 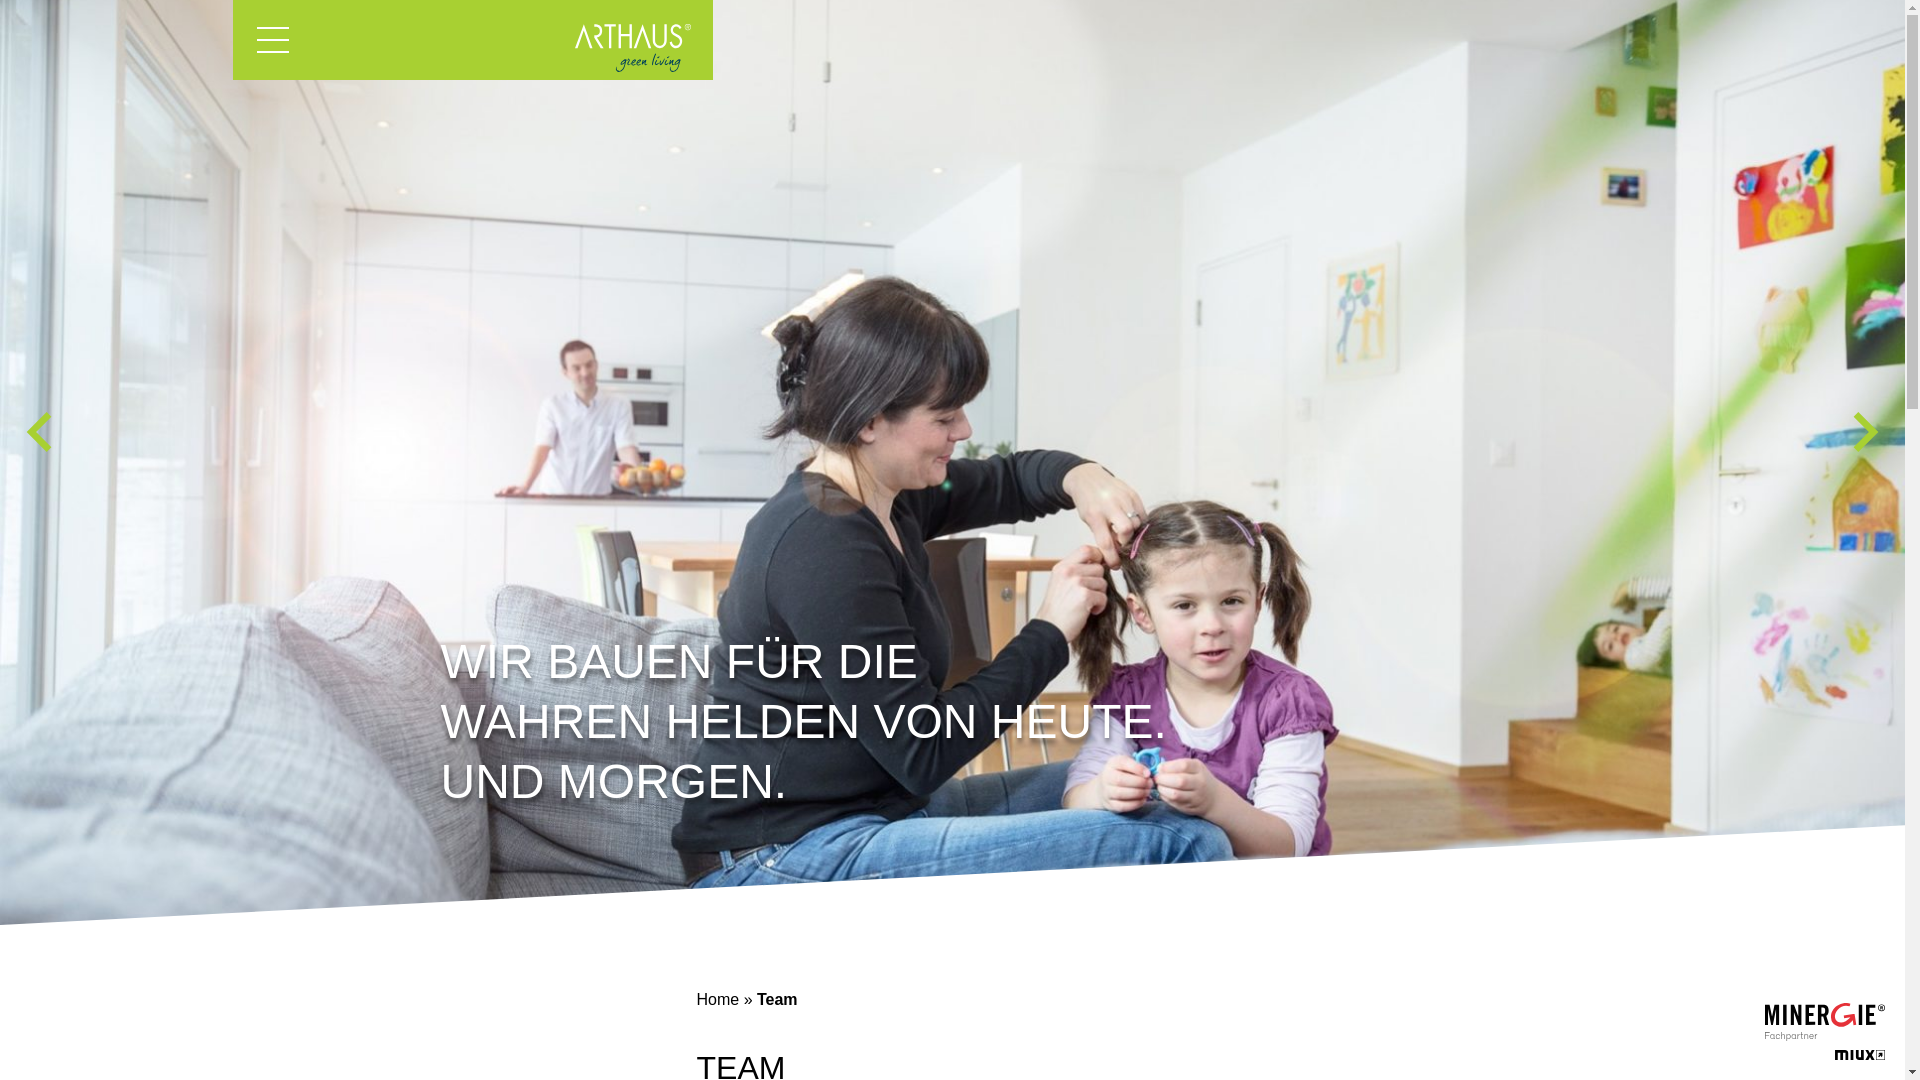 What do you see at coordinates (717, 999) in the screenshot?
I see `'Home'` at bounding box center [717, 999].